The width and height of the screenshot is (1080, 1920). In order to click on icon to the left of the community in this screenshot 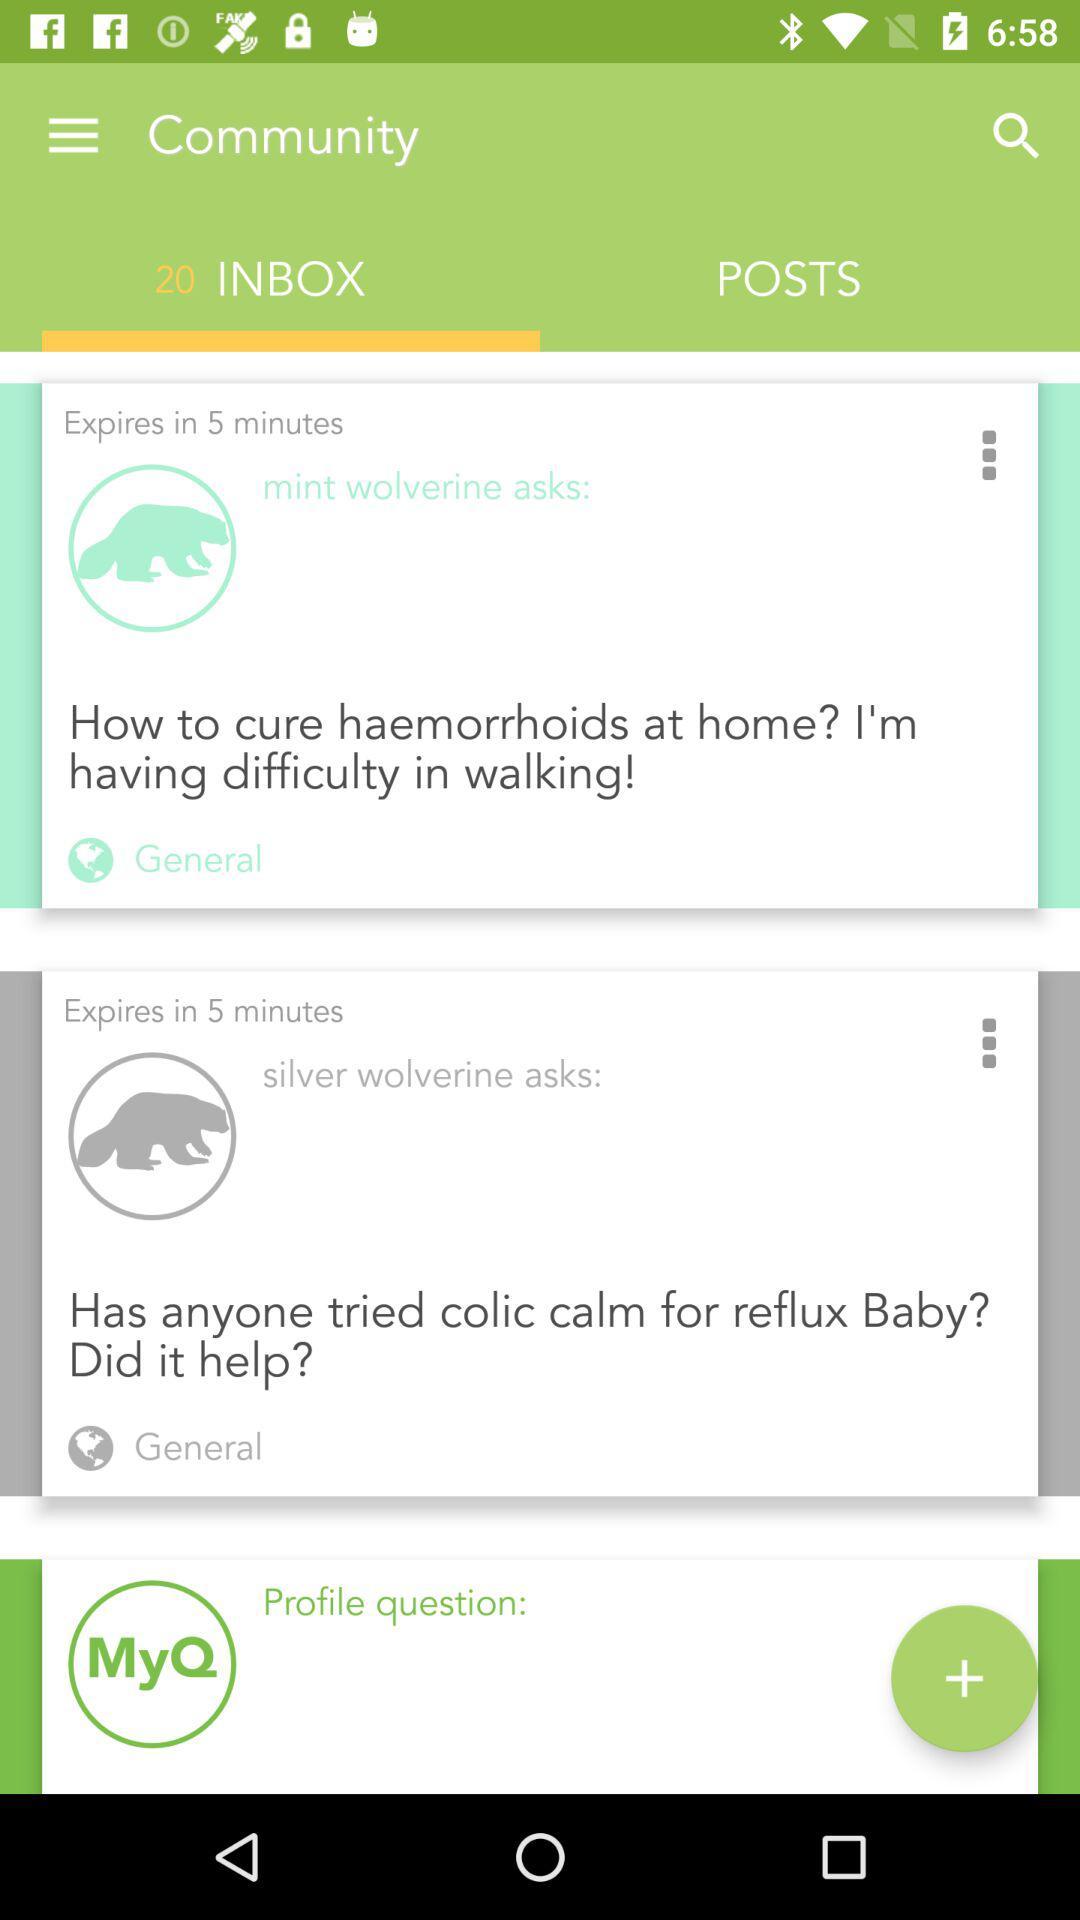, I will do `click(72, 135)`.